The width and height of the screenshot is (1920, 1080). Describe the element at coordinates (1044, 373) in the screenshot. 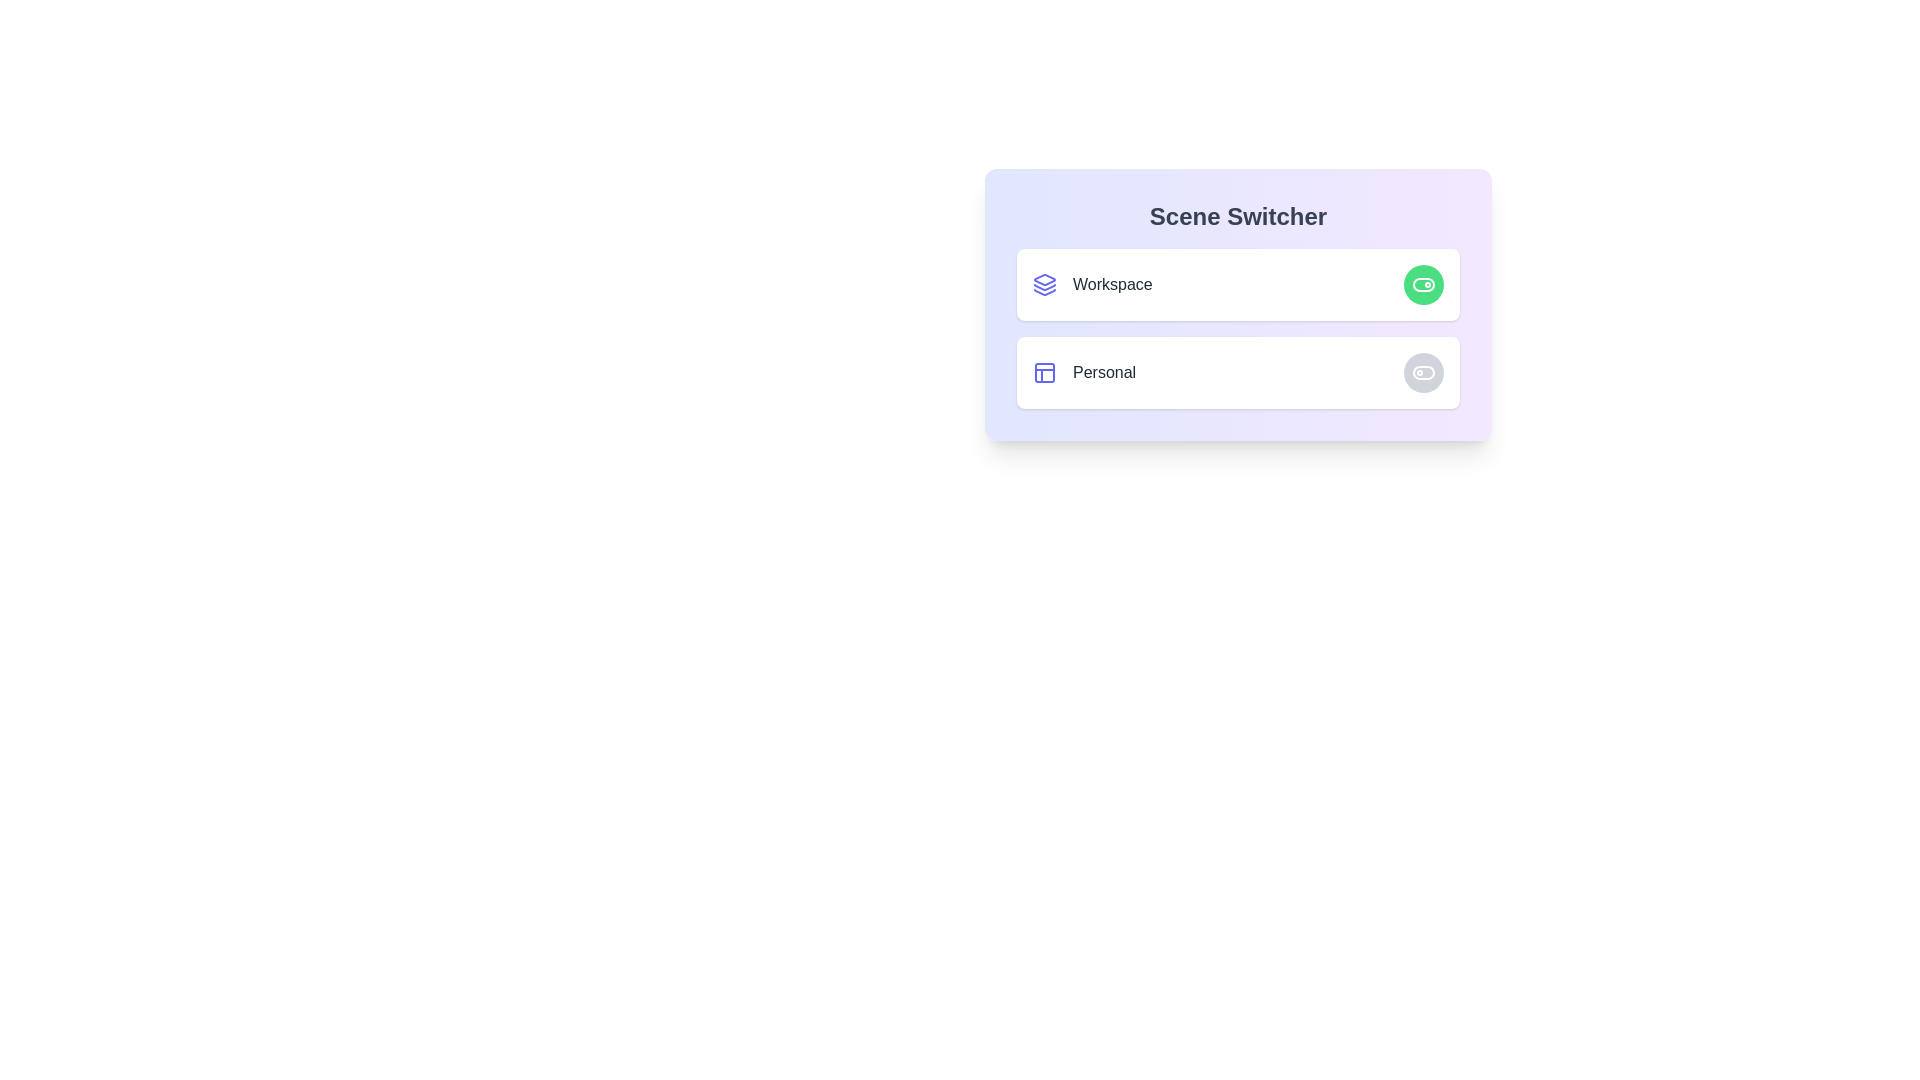

I see `the small rectangular shape with rounded corners within the SVG illustration` at that location.